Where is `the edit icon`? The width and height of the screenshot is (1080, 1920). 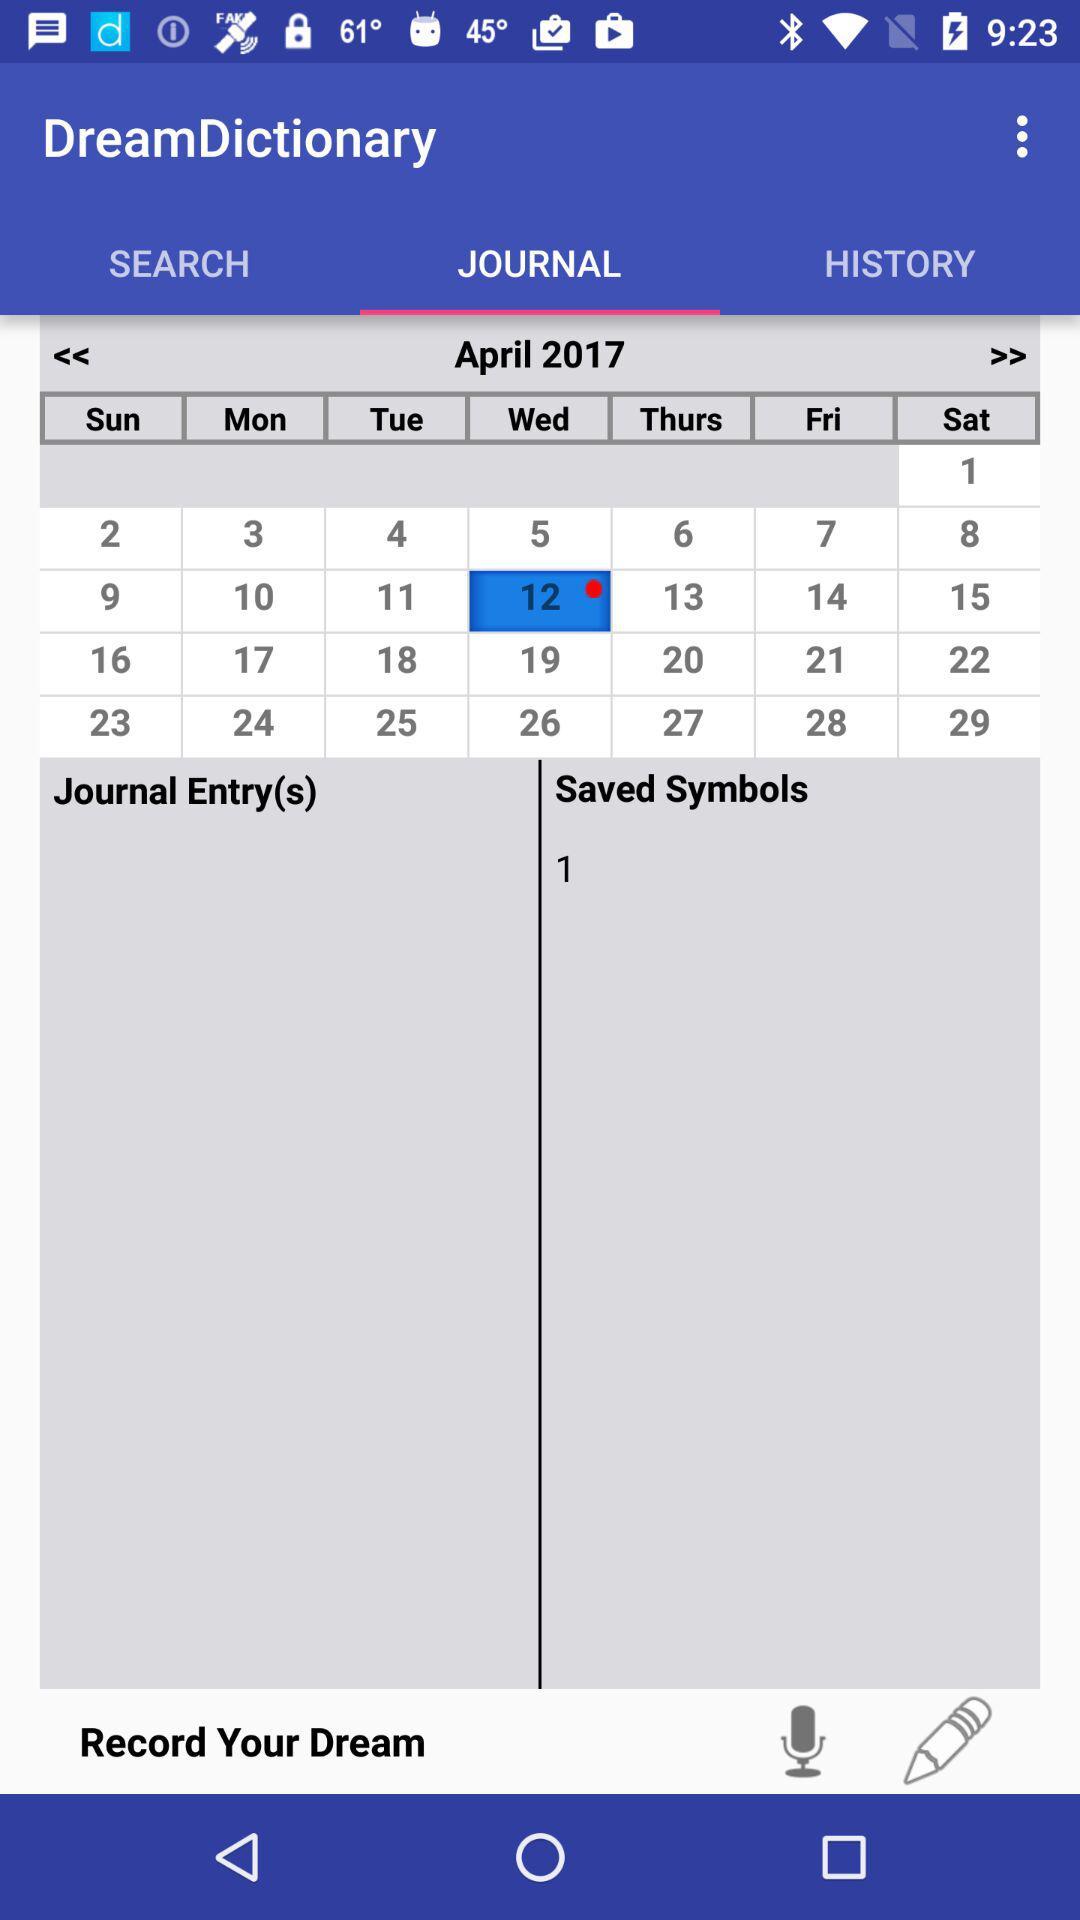
the edit icon is located at coordinates (947, 1740).